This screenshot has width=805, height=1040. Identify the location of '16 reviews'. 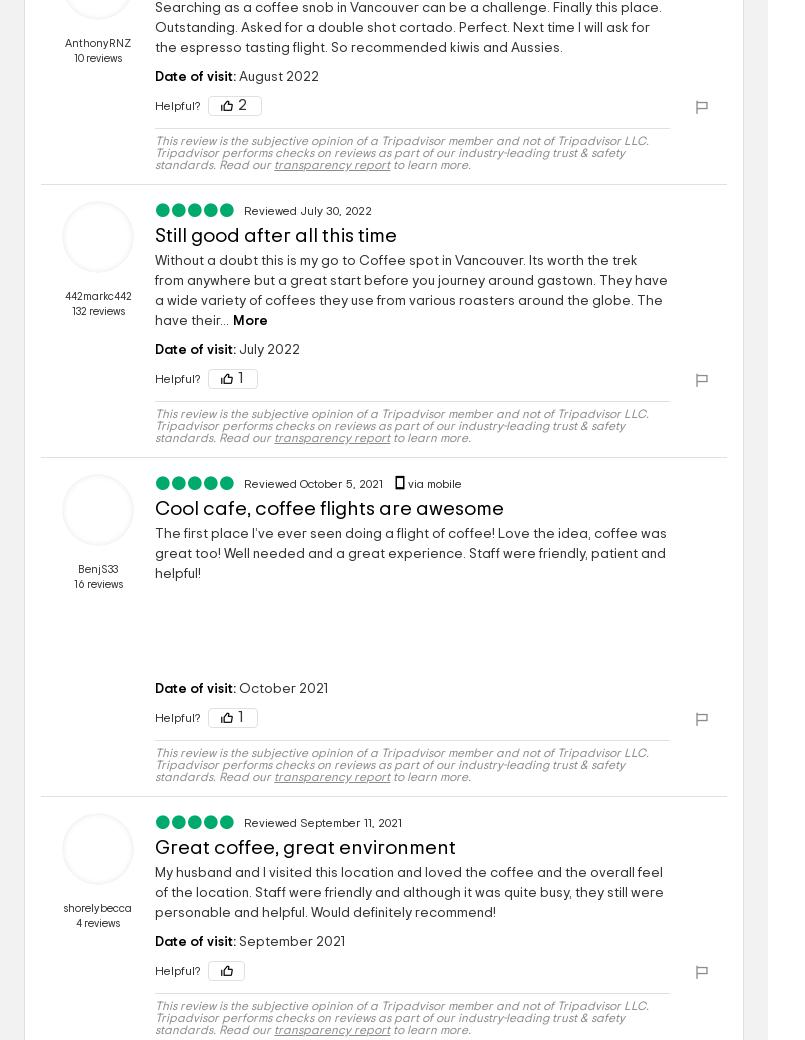
(96, 583).